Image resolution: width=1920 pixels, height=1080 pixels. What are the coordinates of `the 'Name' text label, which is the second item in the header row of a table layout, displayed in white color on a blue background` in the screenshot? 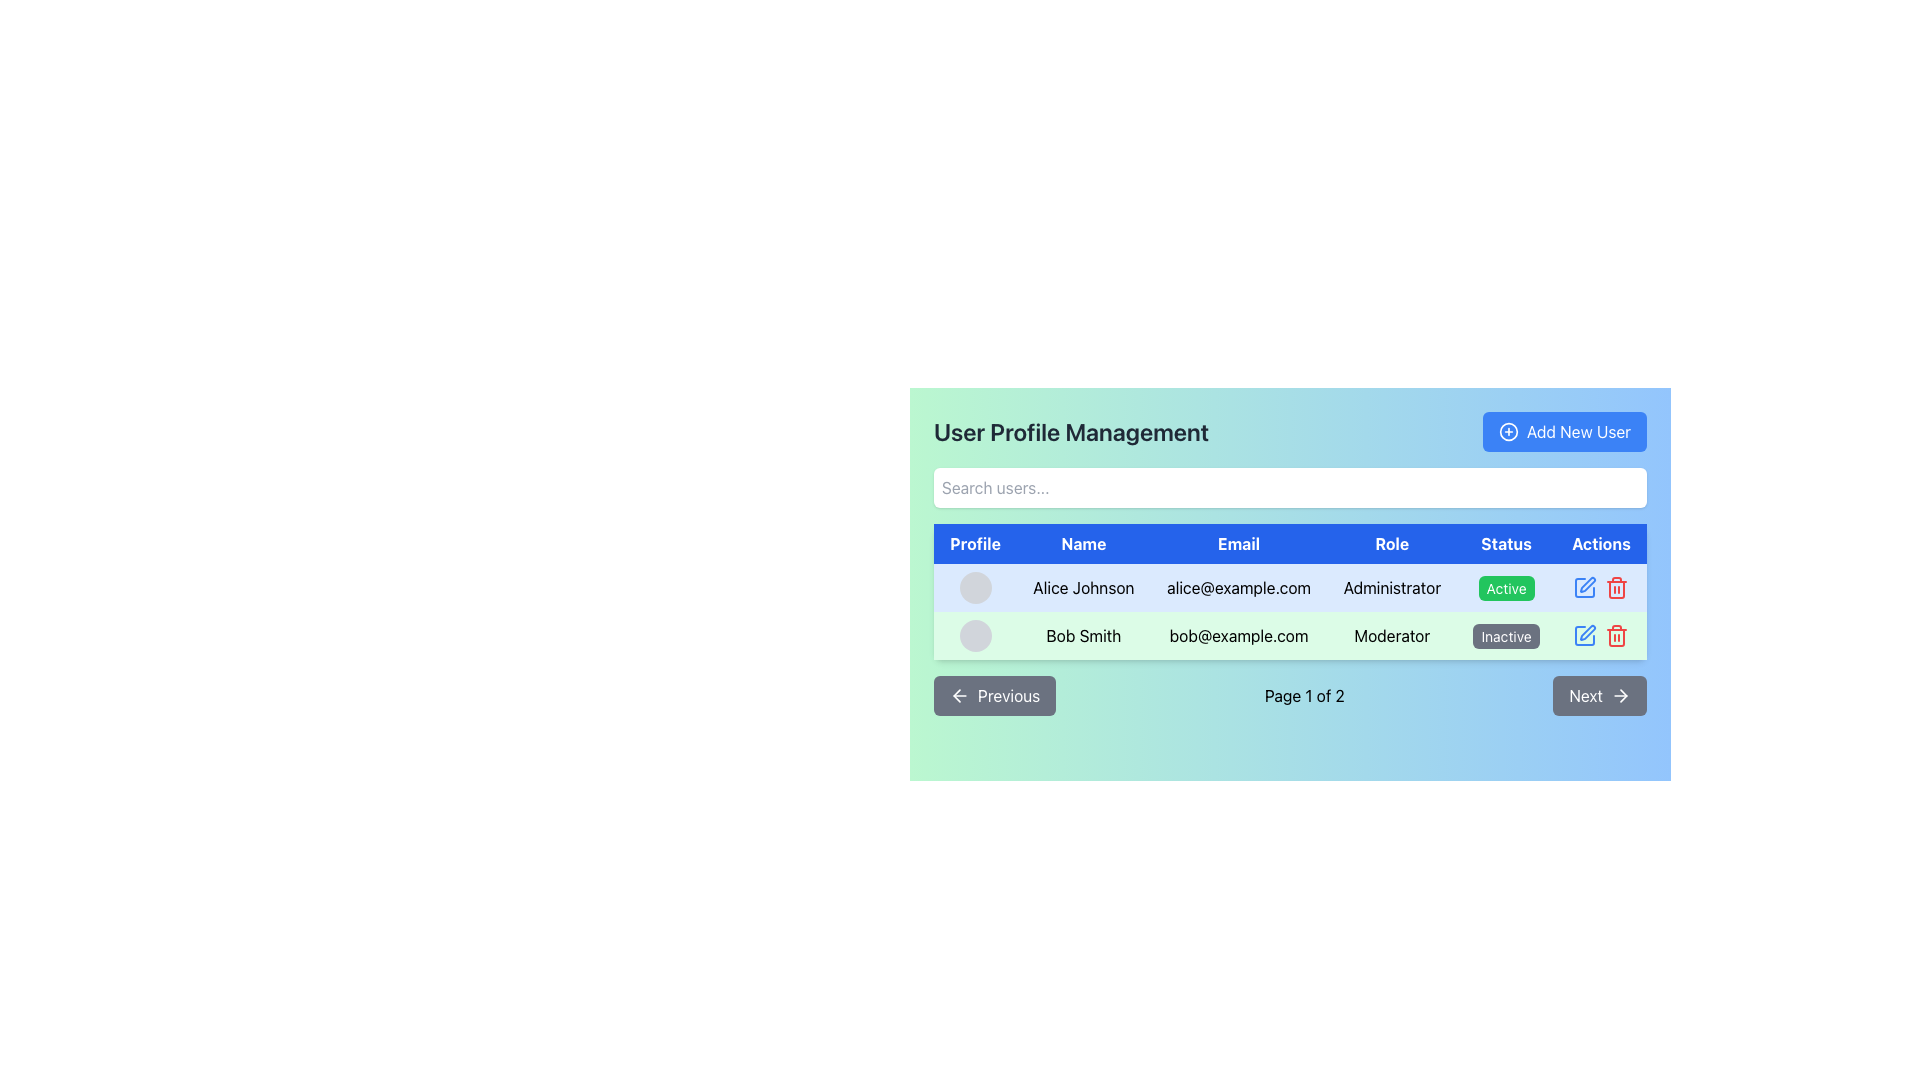 It's located at (1082, 543).